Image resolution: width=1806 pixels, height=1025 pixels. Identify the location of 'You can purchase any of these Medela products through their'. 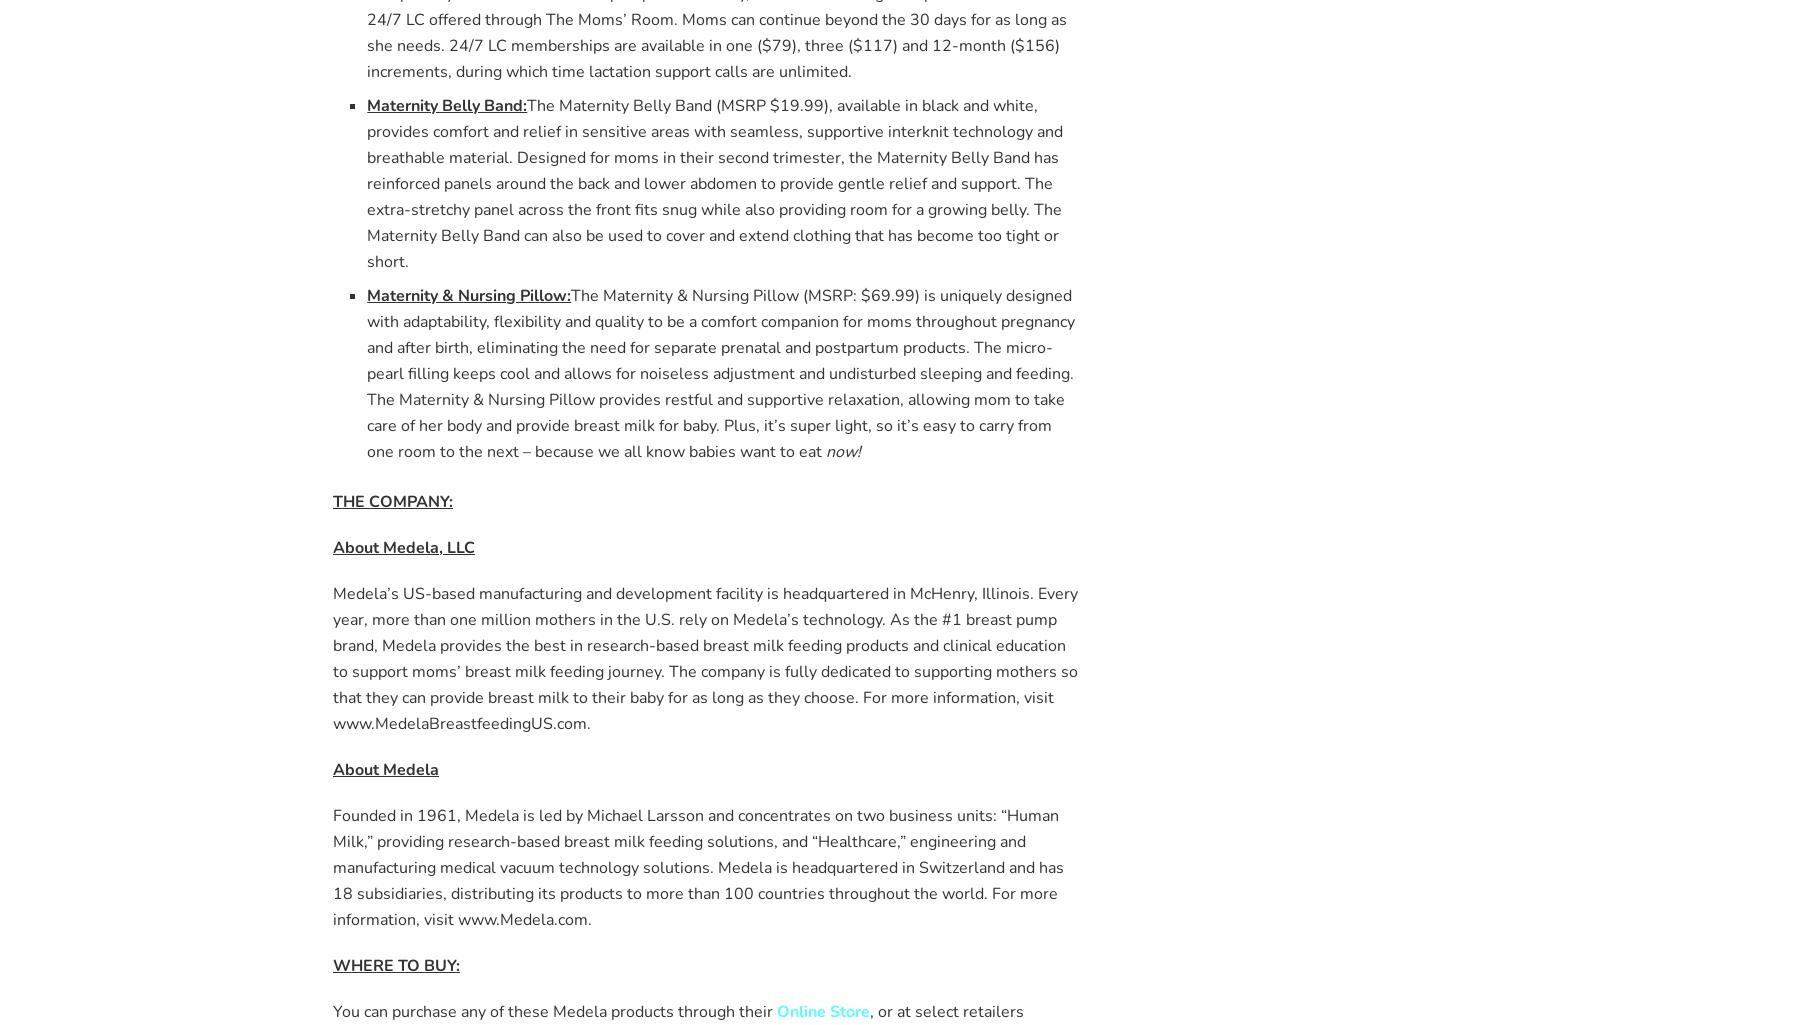
(553, 1009).